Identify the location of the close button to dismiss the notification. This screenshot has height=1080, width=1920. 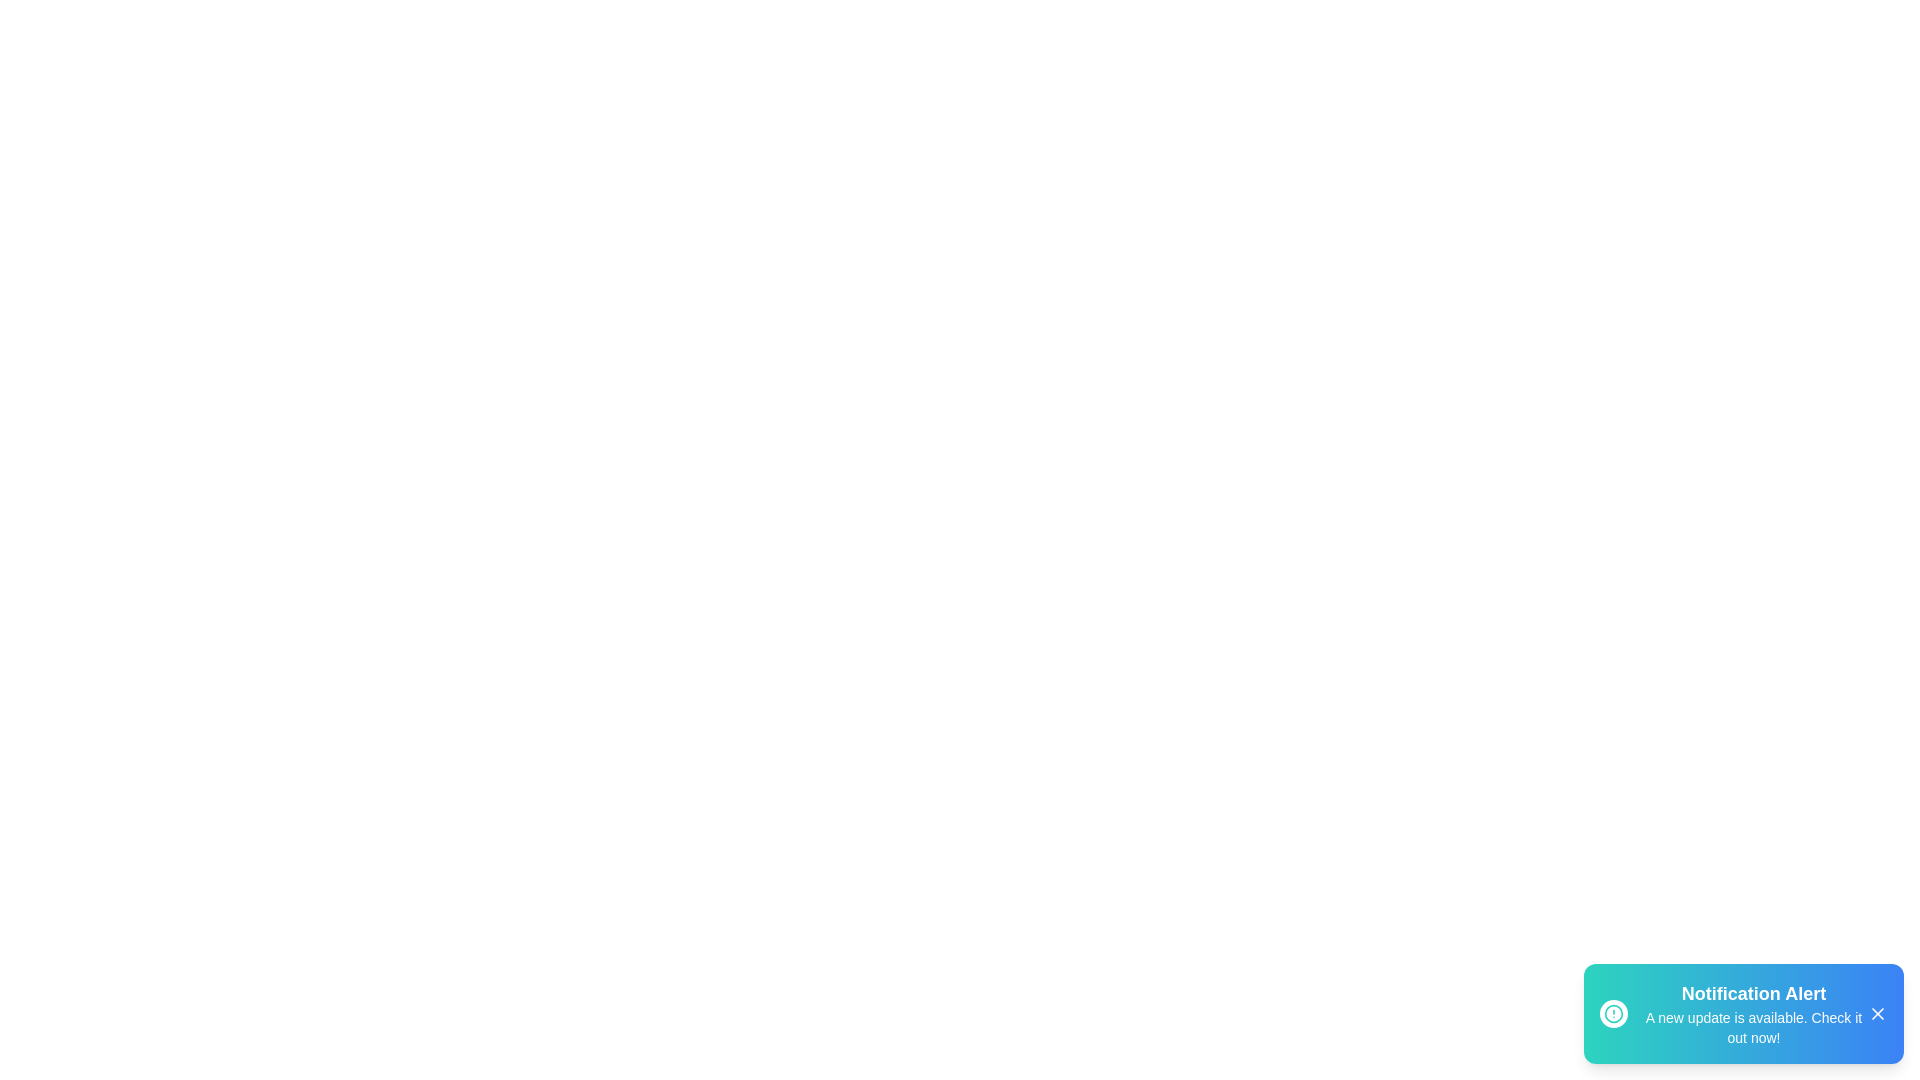
(1876, 1014).